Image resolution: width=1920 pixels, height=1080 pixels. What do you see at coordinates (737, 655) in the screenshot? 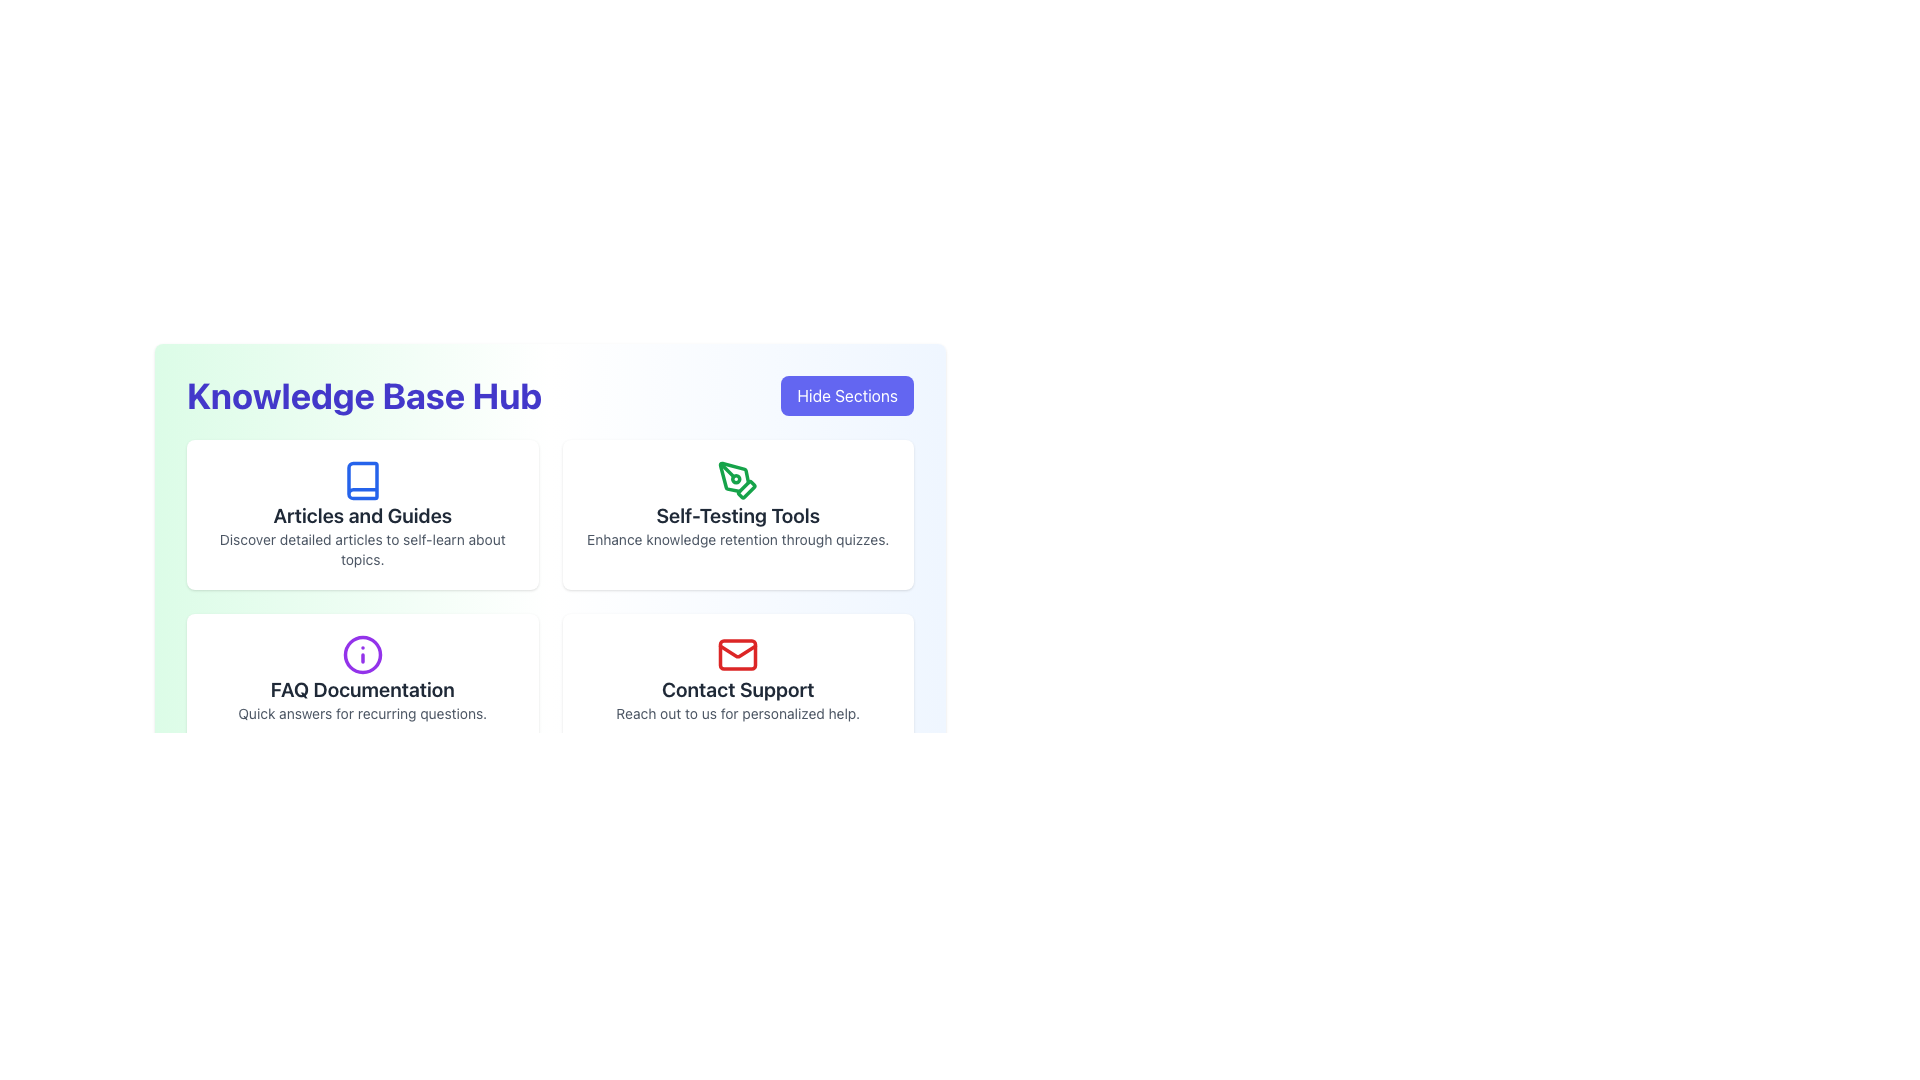
I see `the decorative SVG shape representing the body of the envelope icon in the 'Contact Support' section located at the bottom-right quadrant of the interface` at bounding box center [737, 655].